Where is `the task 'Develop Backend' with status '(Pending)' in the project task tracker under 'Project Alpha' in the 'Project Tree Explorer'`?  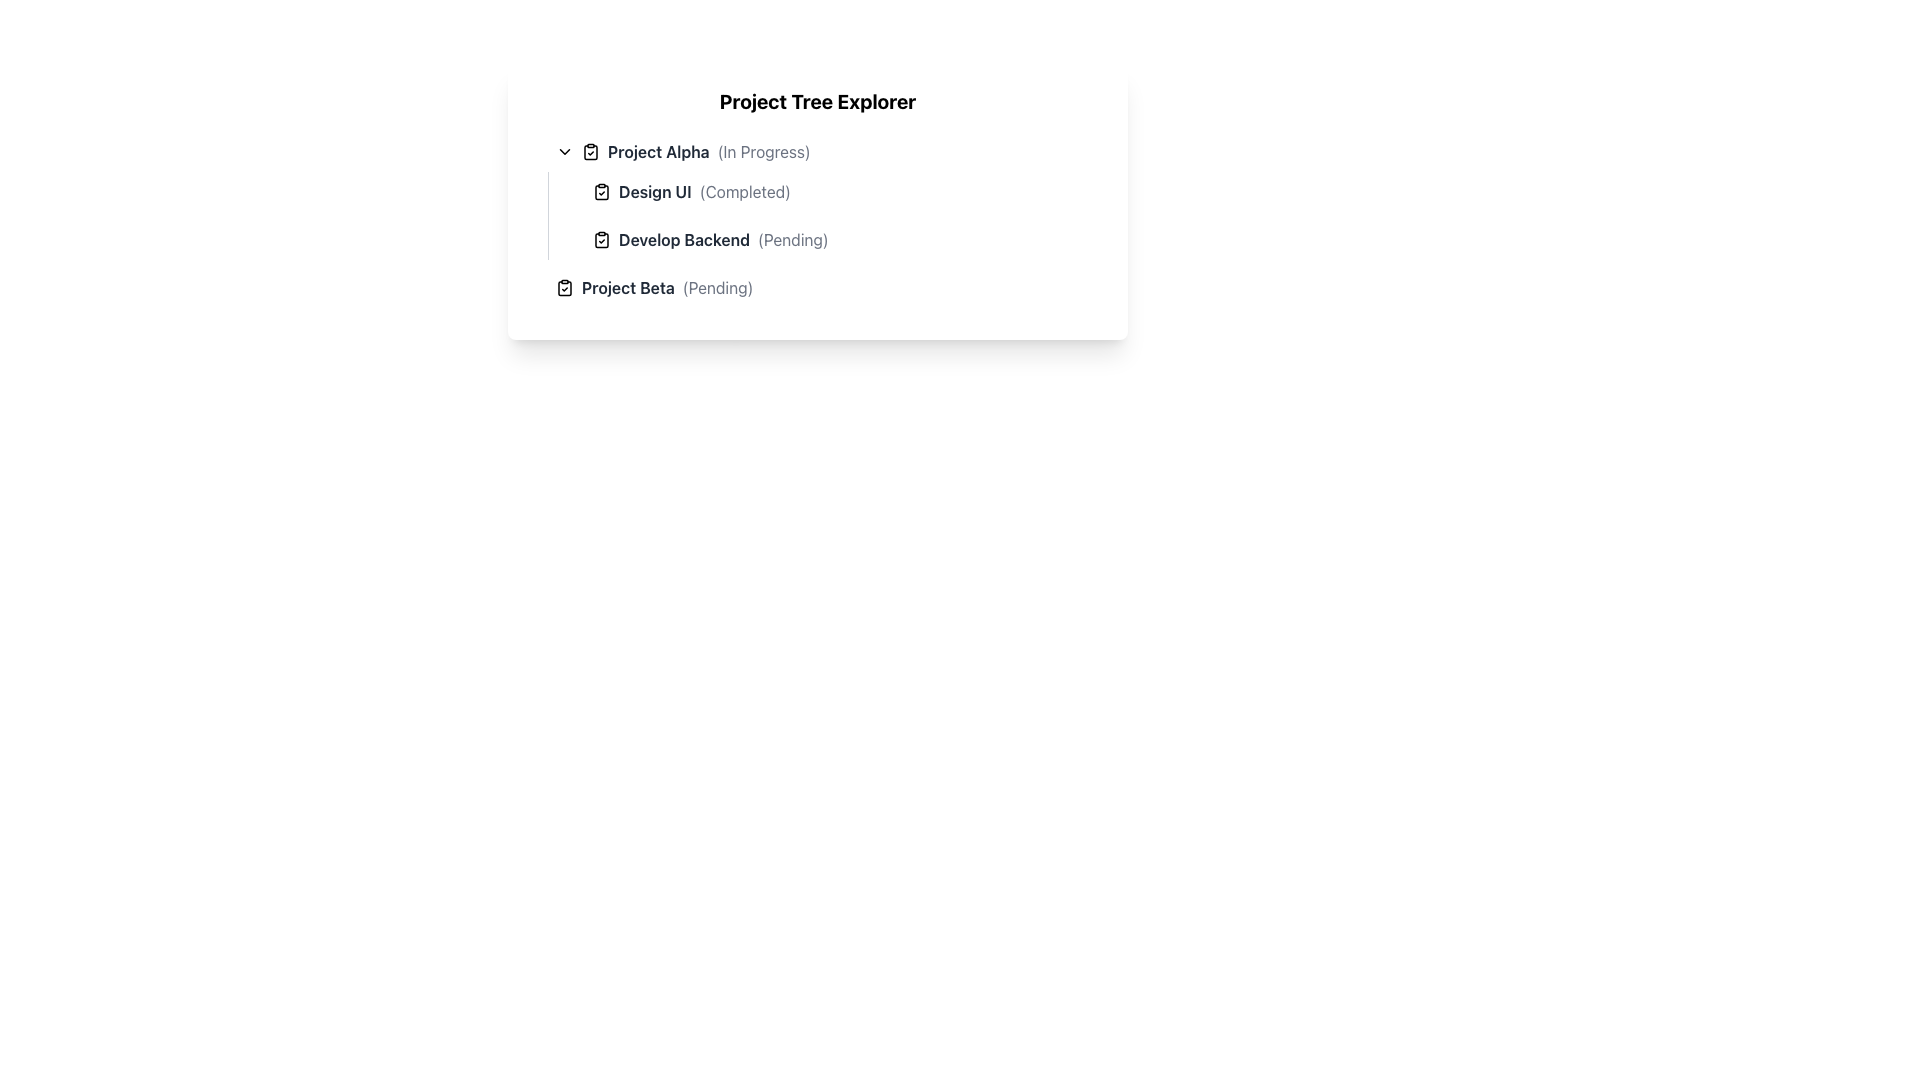
the task 'Develop Backend' with status '(Pending)' in the project task tracker under 'Project Alpha' in the 'Project Tree Explorer' is located at coordinates (817, 219).